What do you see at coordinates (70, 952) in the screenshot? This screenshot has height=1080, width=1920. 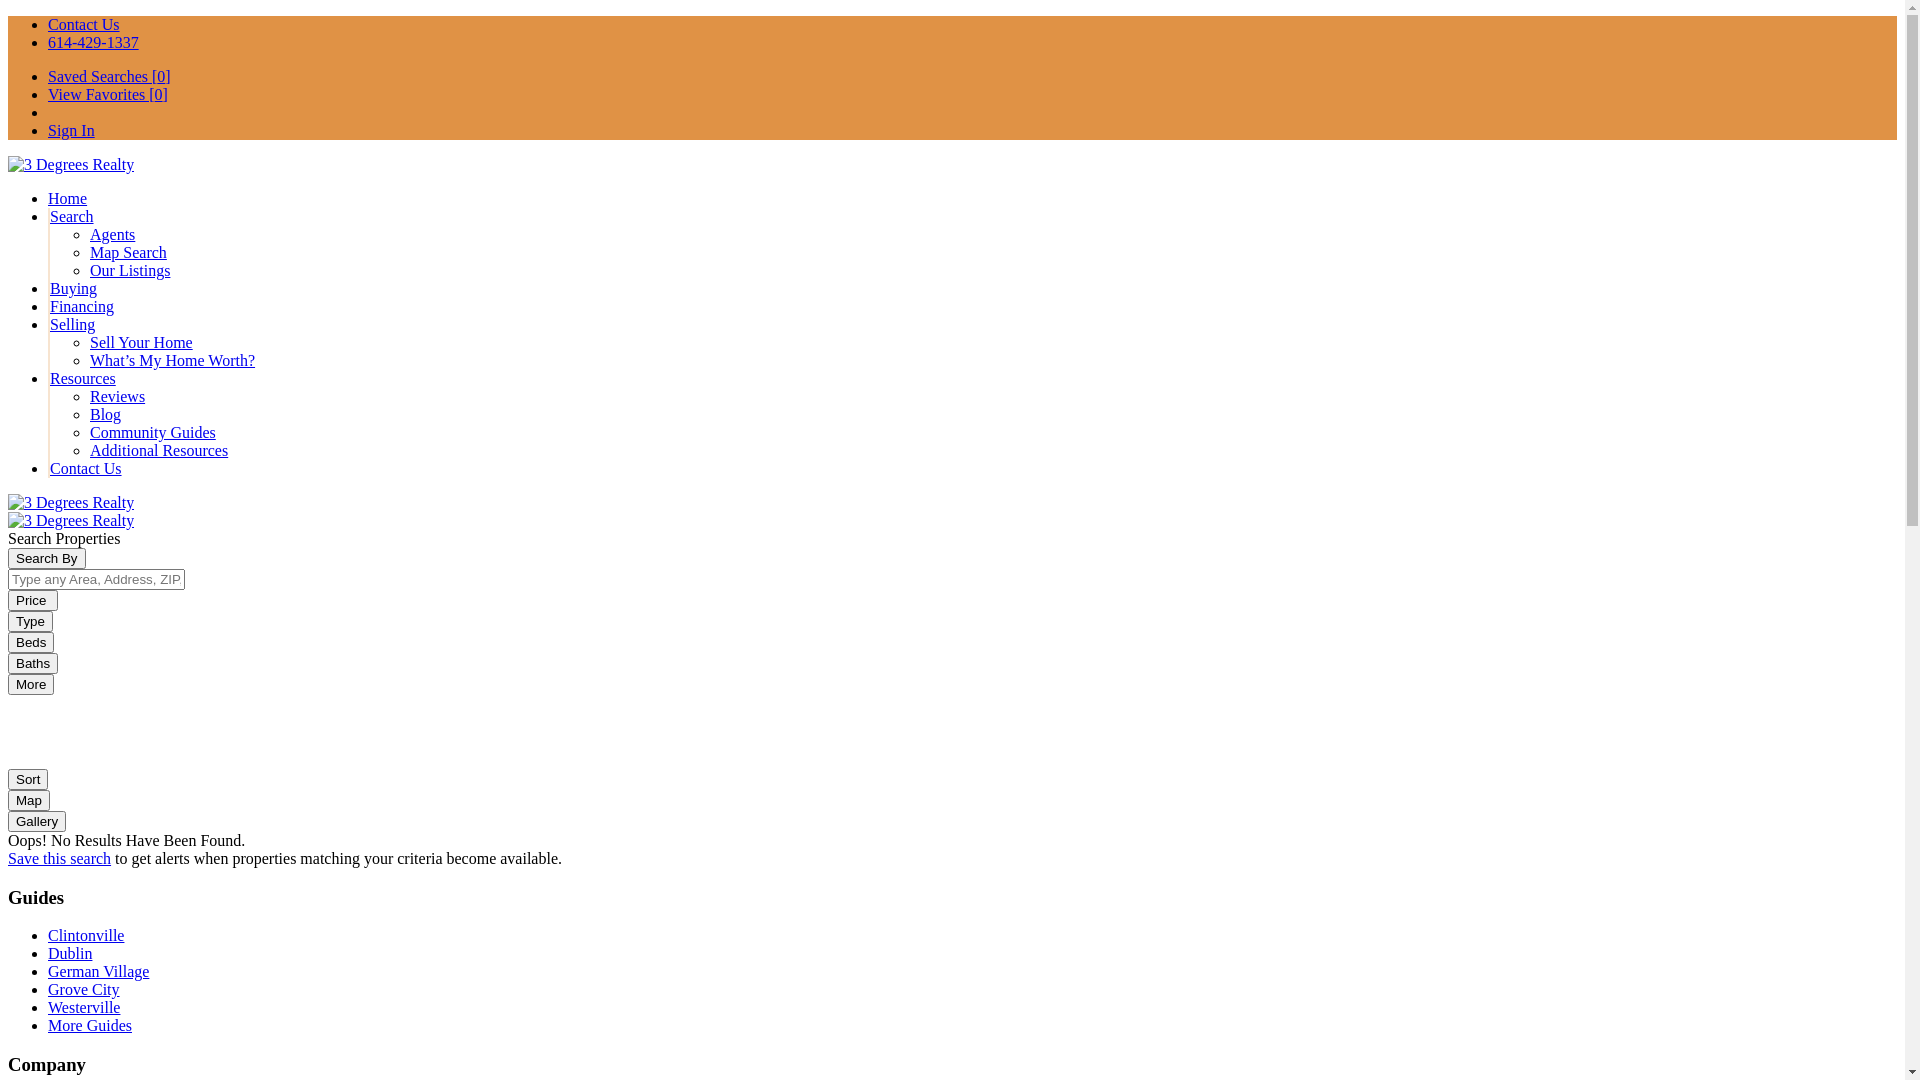 I see `'Dublin'` at bounding box center [70, 952].